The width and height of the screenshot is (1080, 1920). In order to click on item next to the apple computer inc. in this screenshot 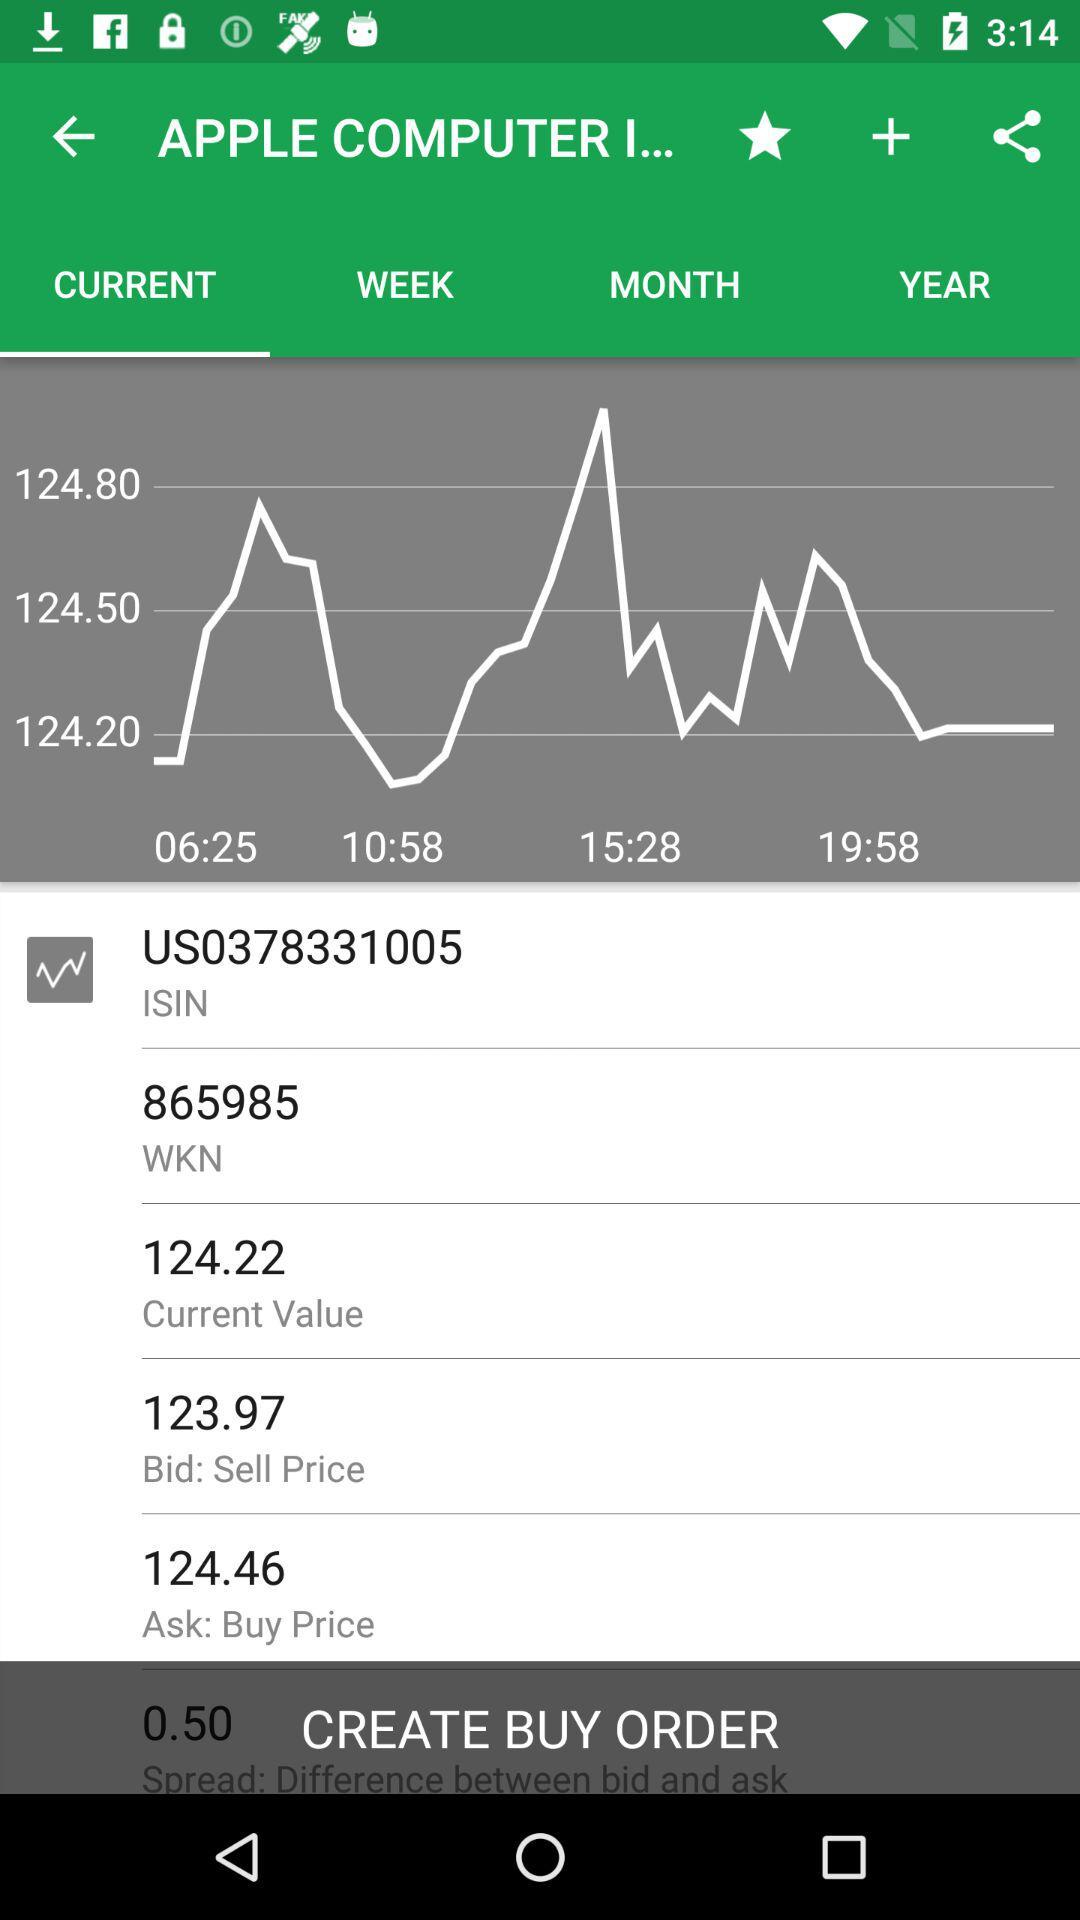, I will do `click(72, 135)`.